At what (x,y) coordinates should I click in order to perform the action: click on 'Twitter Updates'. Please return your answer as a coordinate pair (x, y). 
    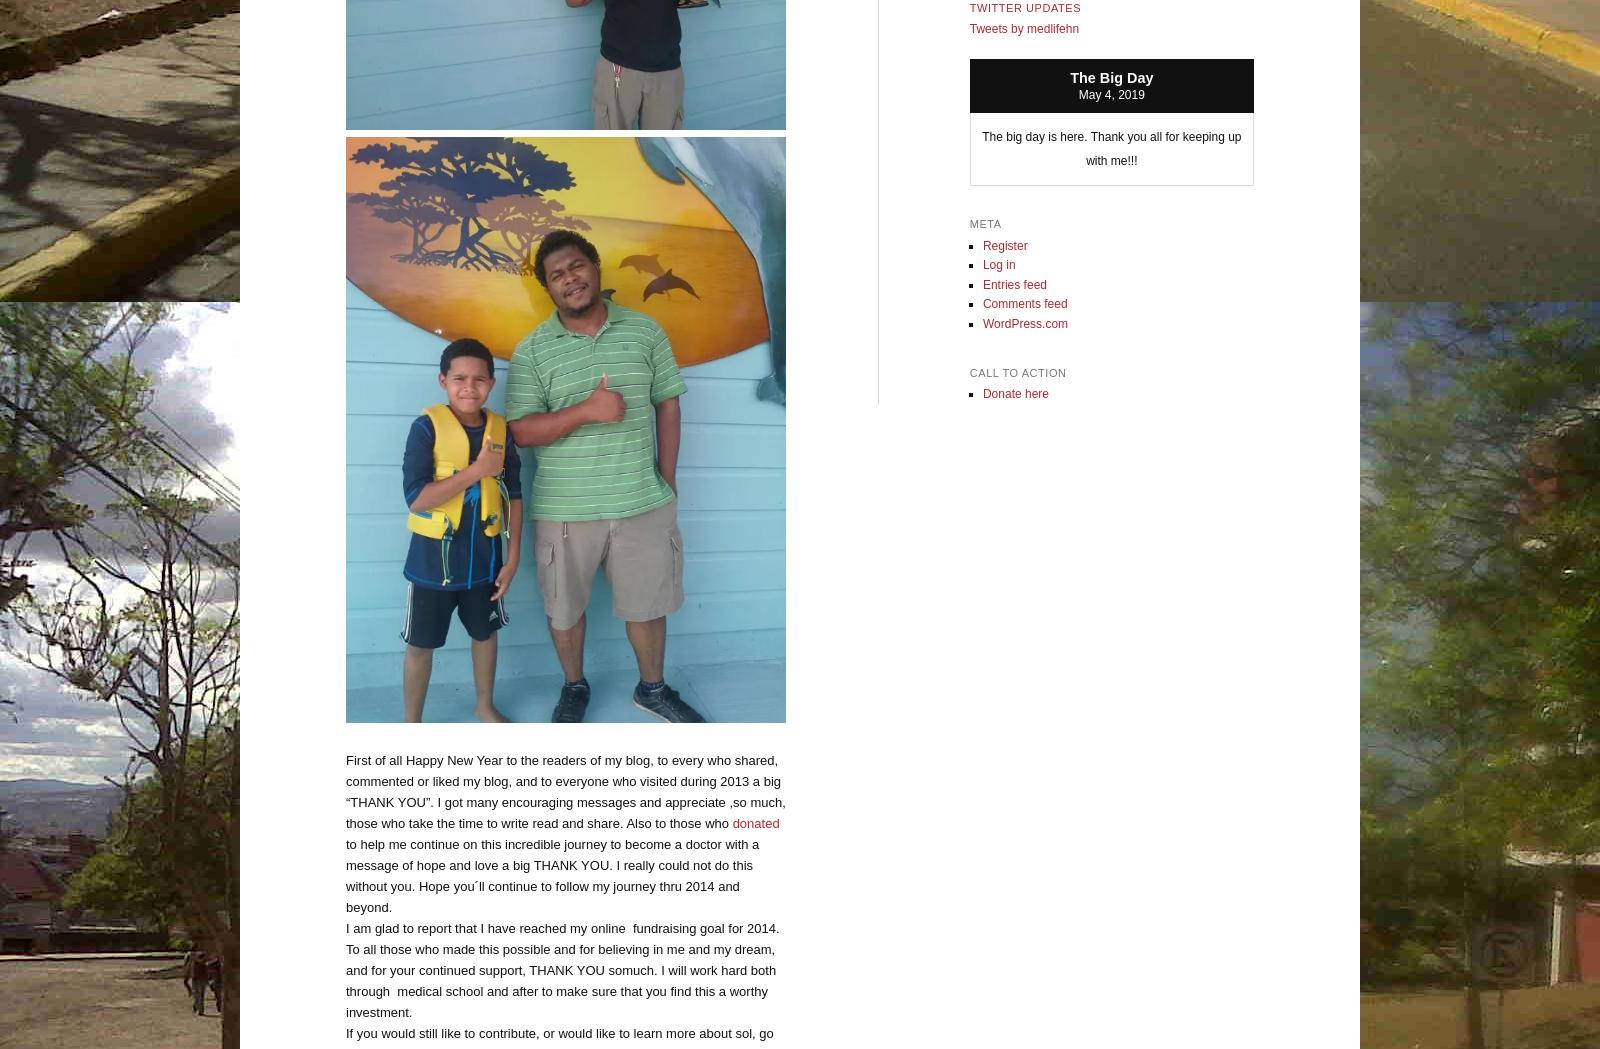
    Looking at the image, I should click on (1024, 6).